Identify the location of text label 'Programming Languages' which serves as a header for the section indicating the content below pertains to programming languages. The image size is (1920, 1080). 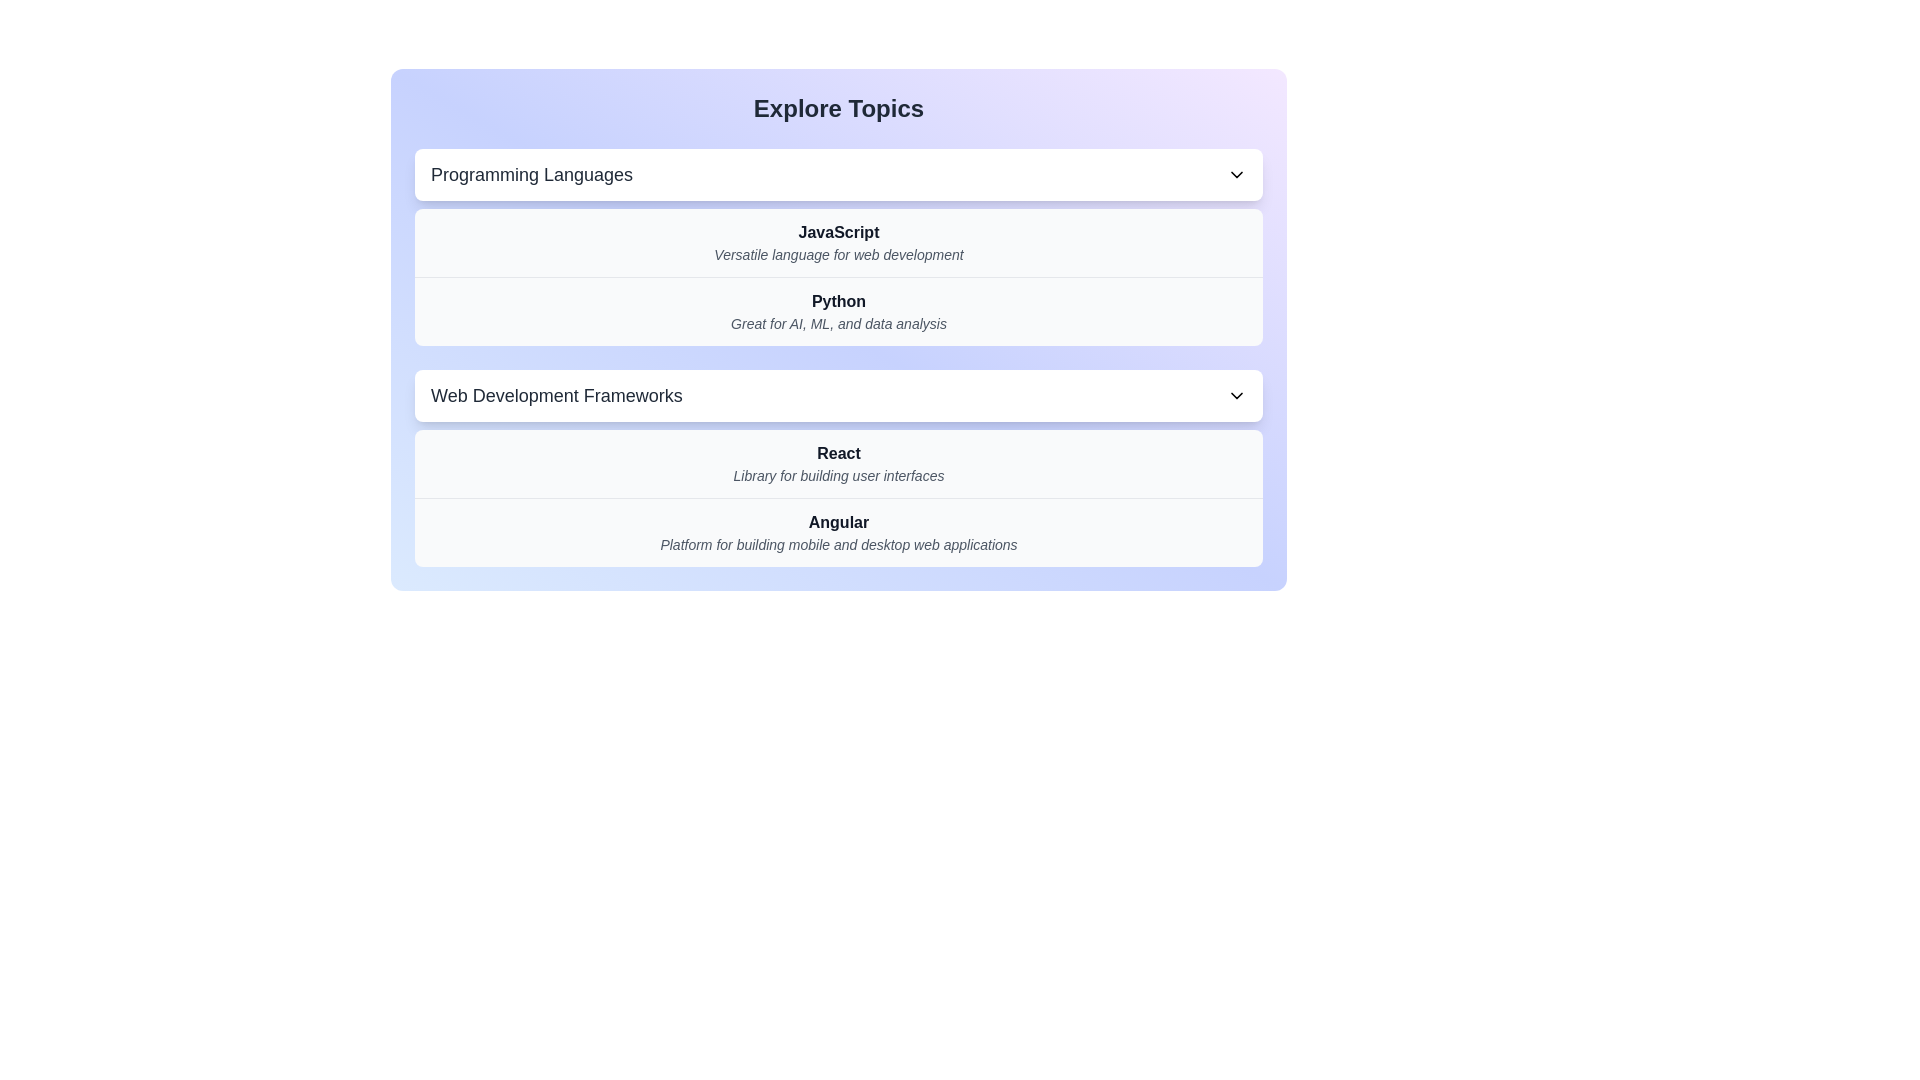
(532, 173).